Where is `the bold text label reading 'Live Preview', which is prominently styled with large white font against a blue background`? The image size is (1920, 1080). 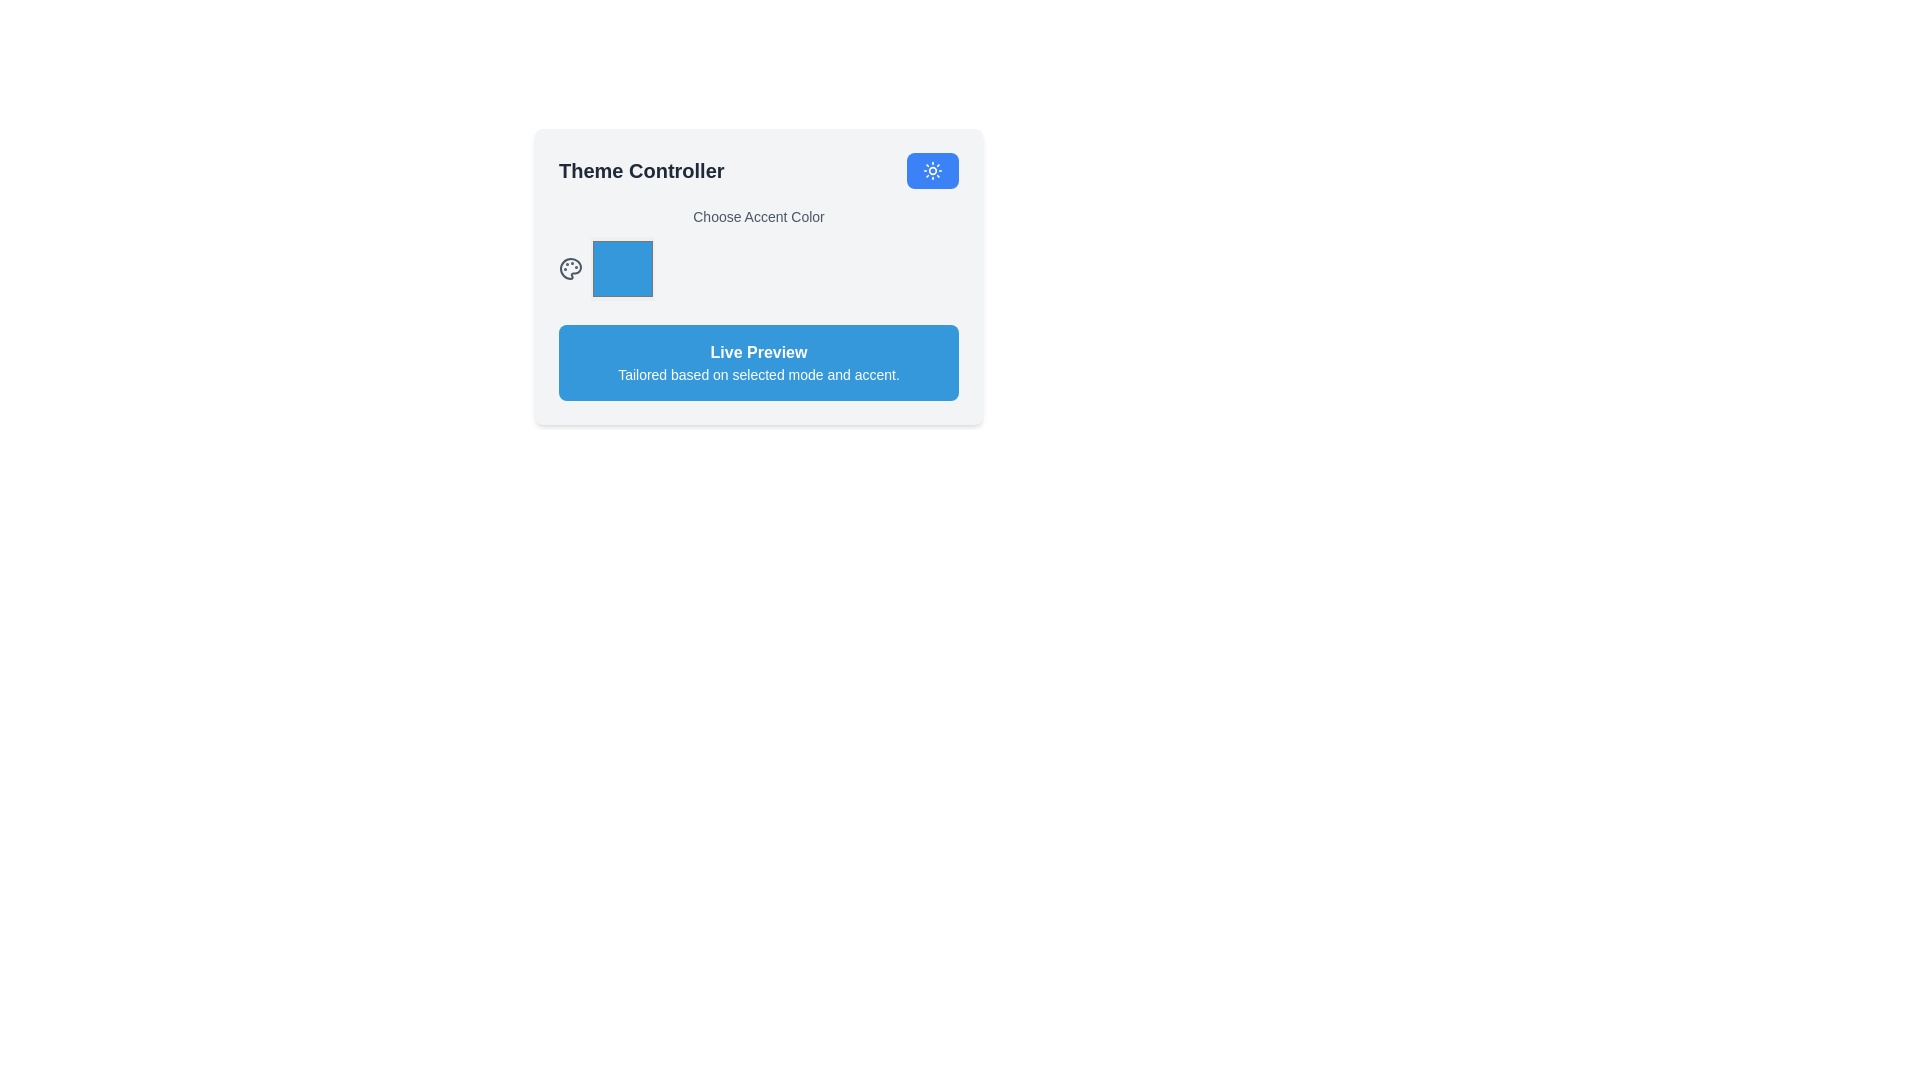
the bold text label reading 'Live Preview', which is prominently styled with large white font against a blue background is located at coordinates (757, 352).